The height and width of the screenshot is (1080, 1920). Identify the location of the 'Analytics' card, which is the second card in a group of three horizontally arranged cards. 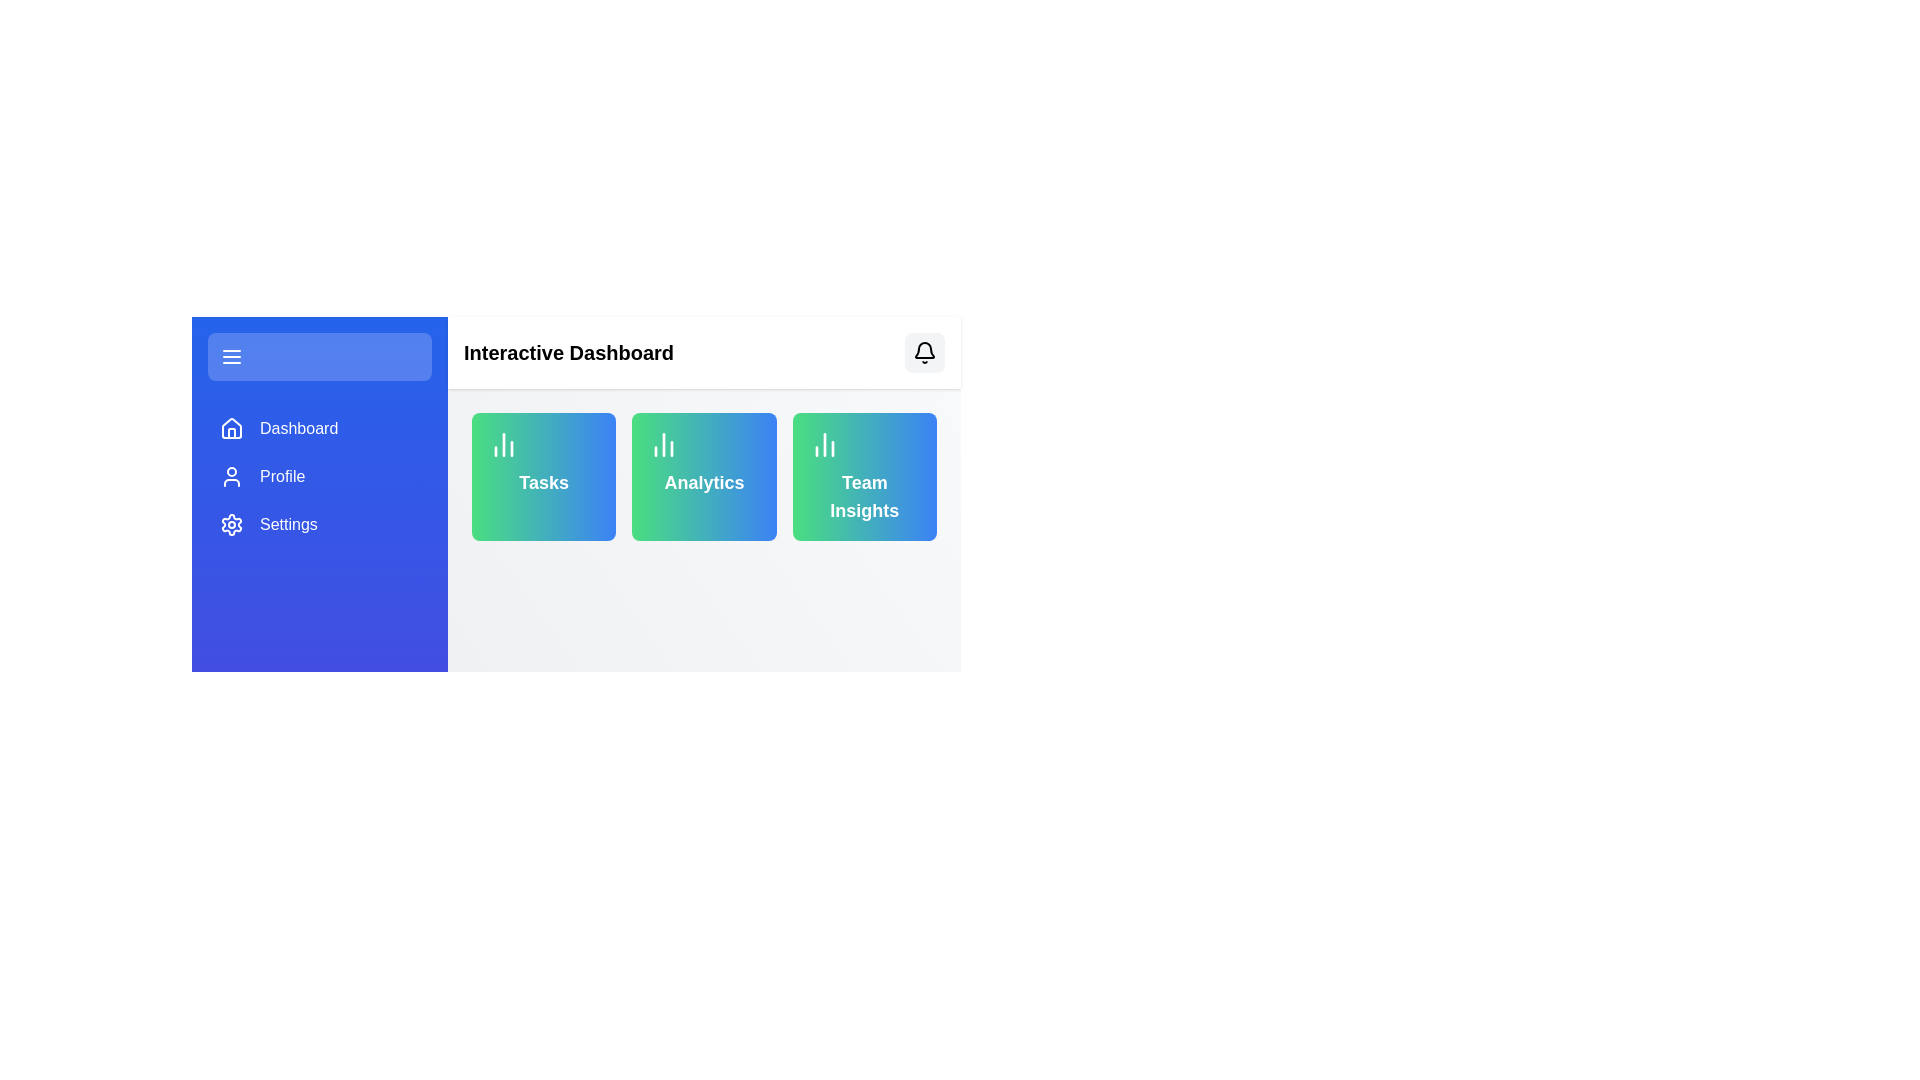
(704, 477).